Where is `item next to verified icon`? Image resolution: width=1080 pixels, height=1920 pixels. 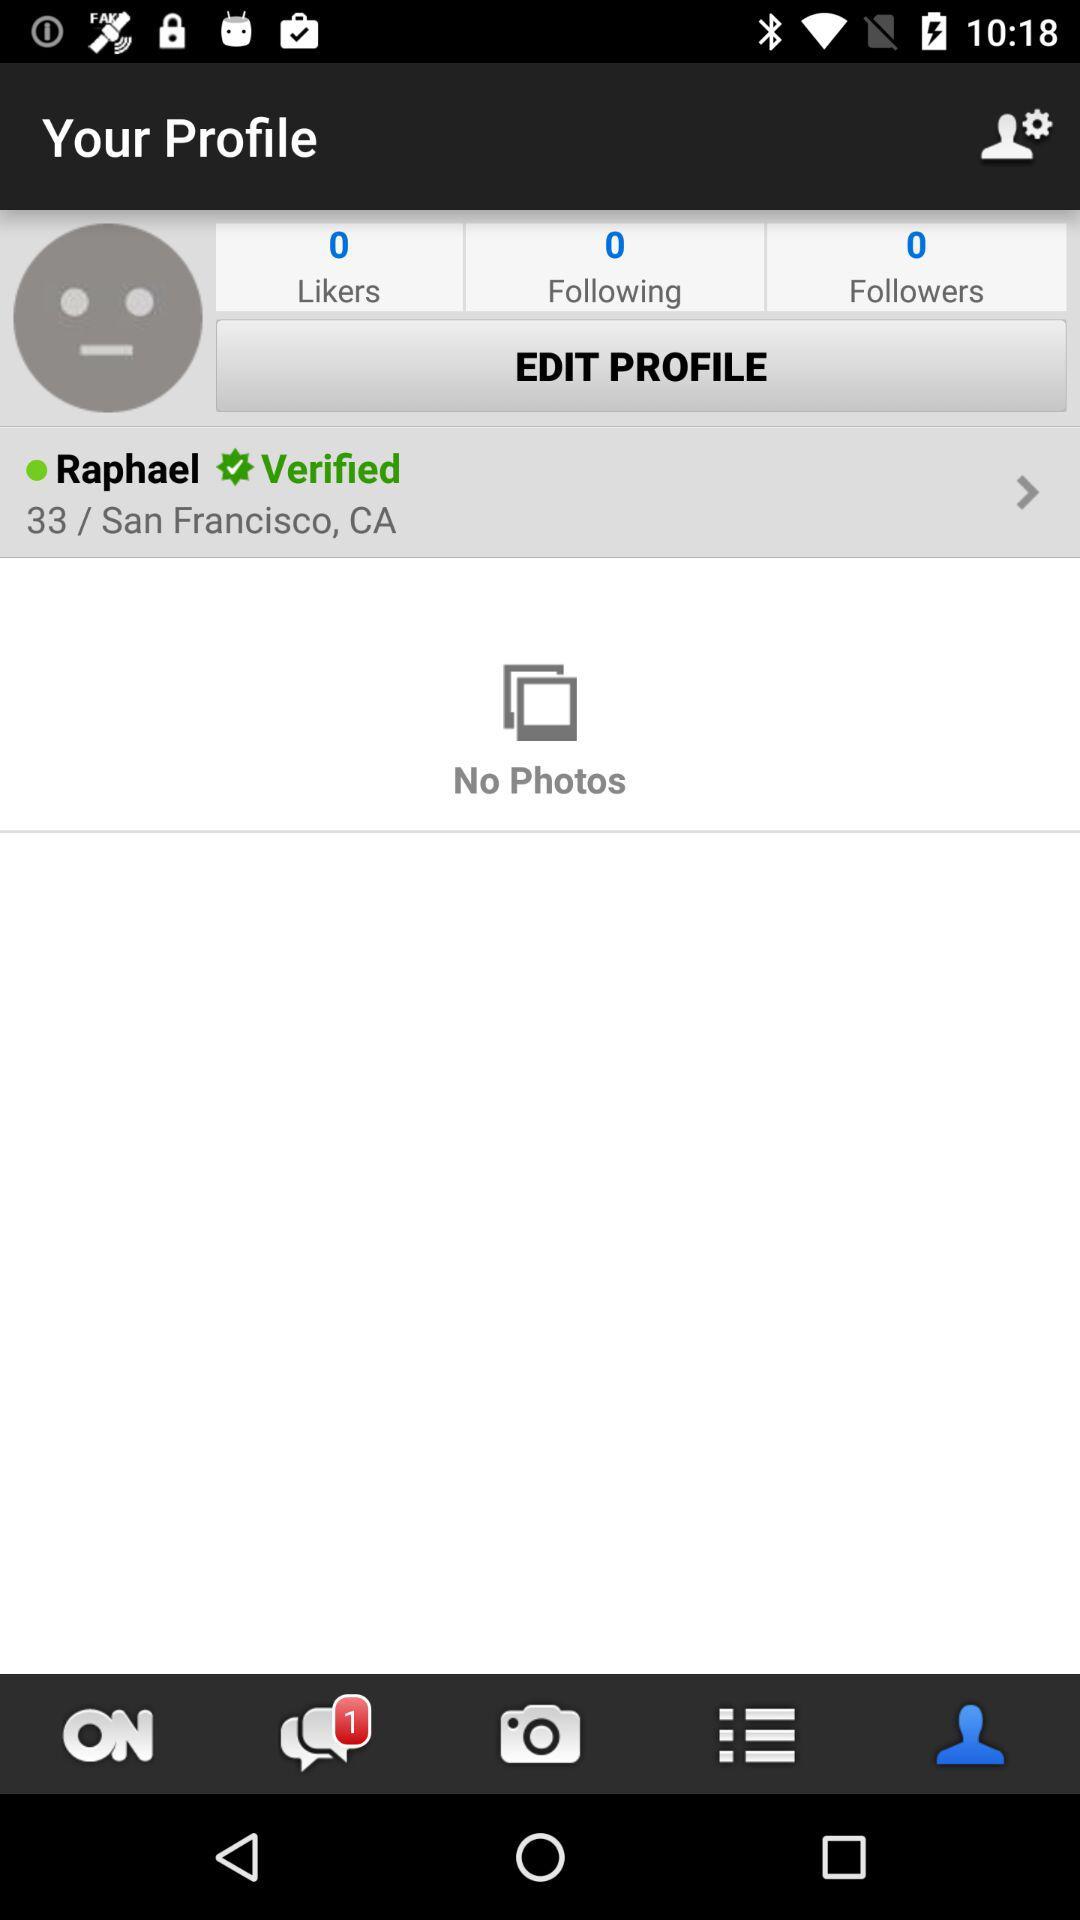 item next to verified icon is located at coordinates (234, 466).